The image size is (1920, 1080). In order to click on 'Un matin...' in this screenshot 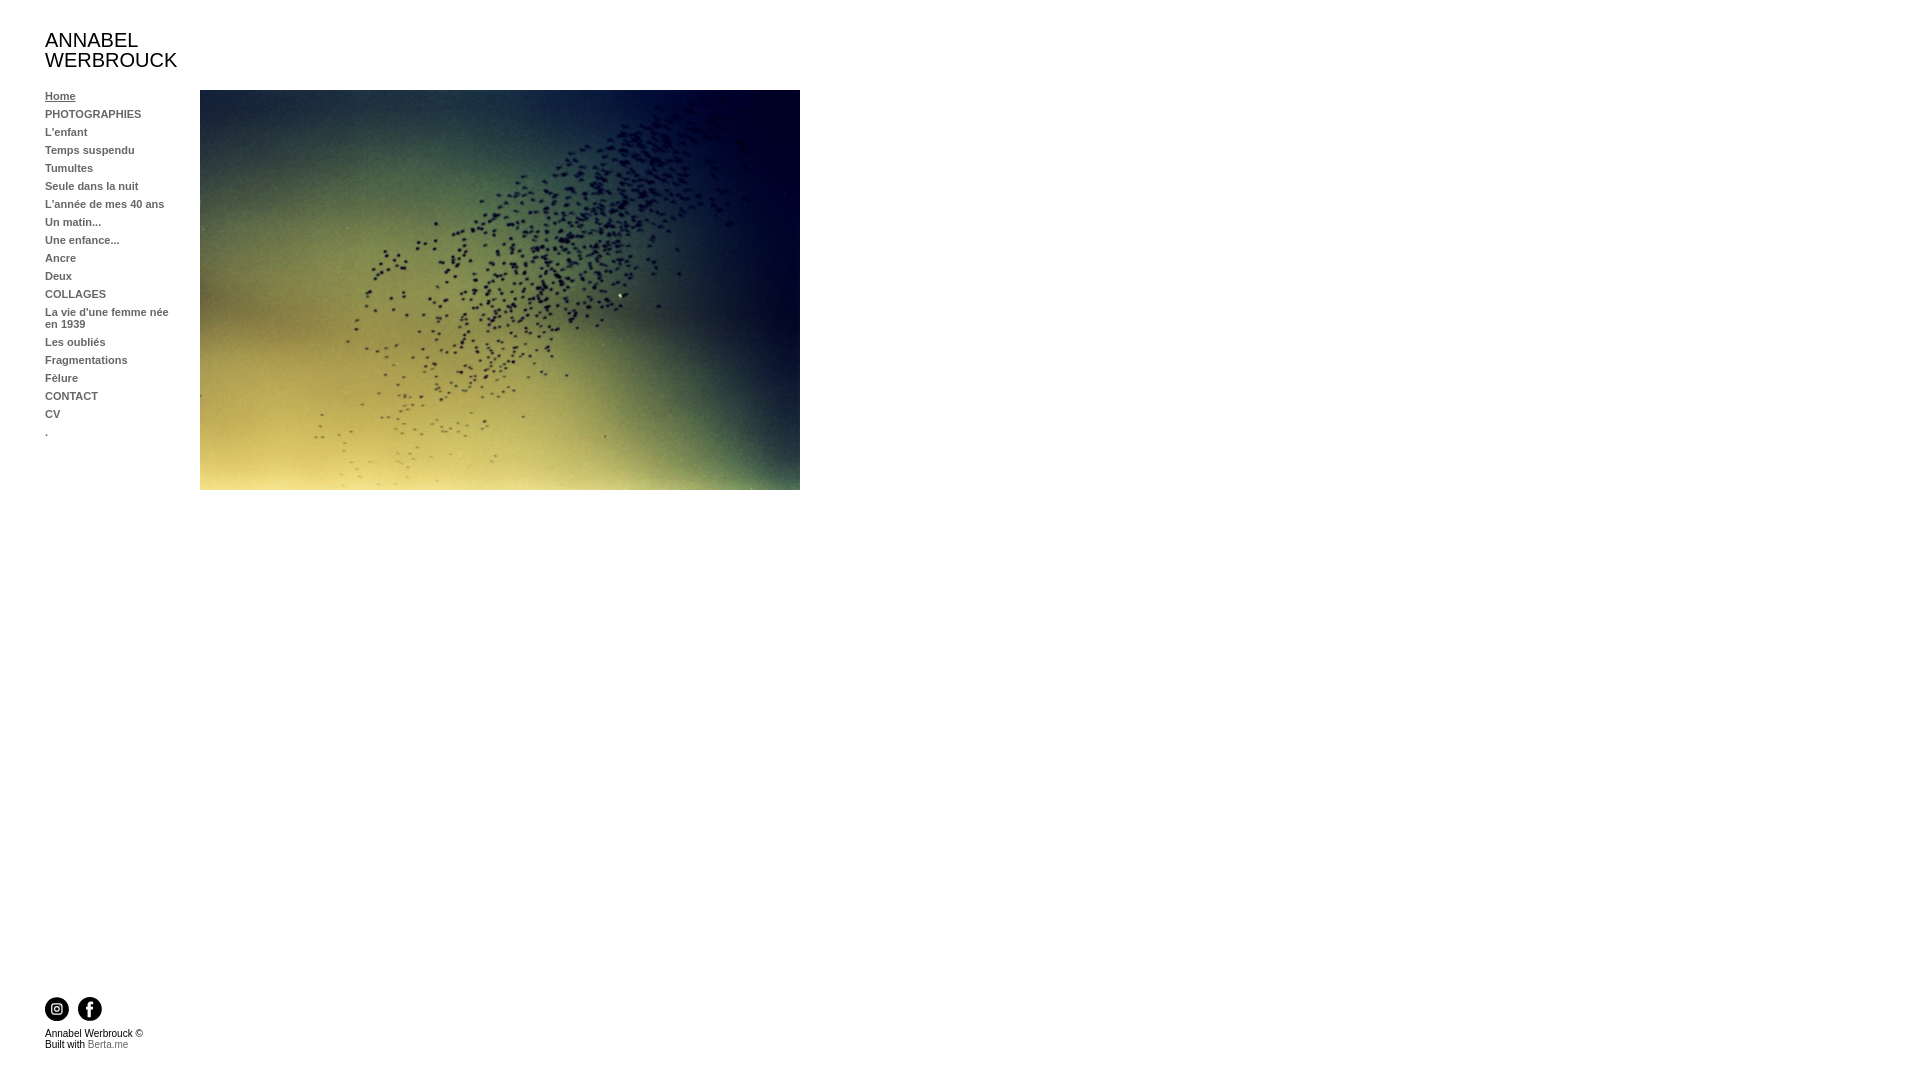, I will do `click(72, 222)`.